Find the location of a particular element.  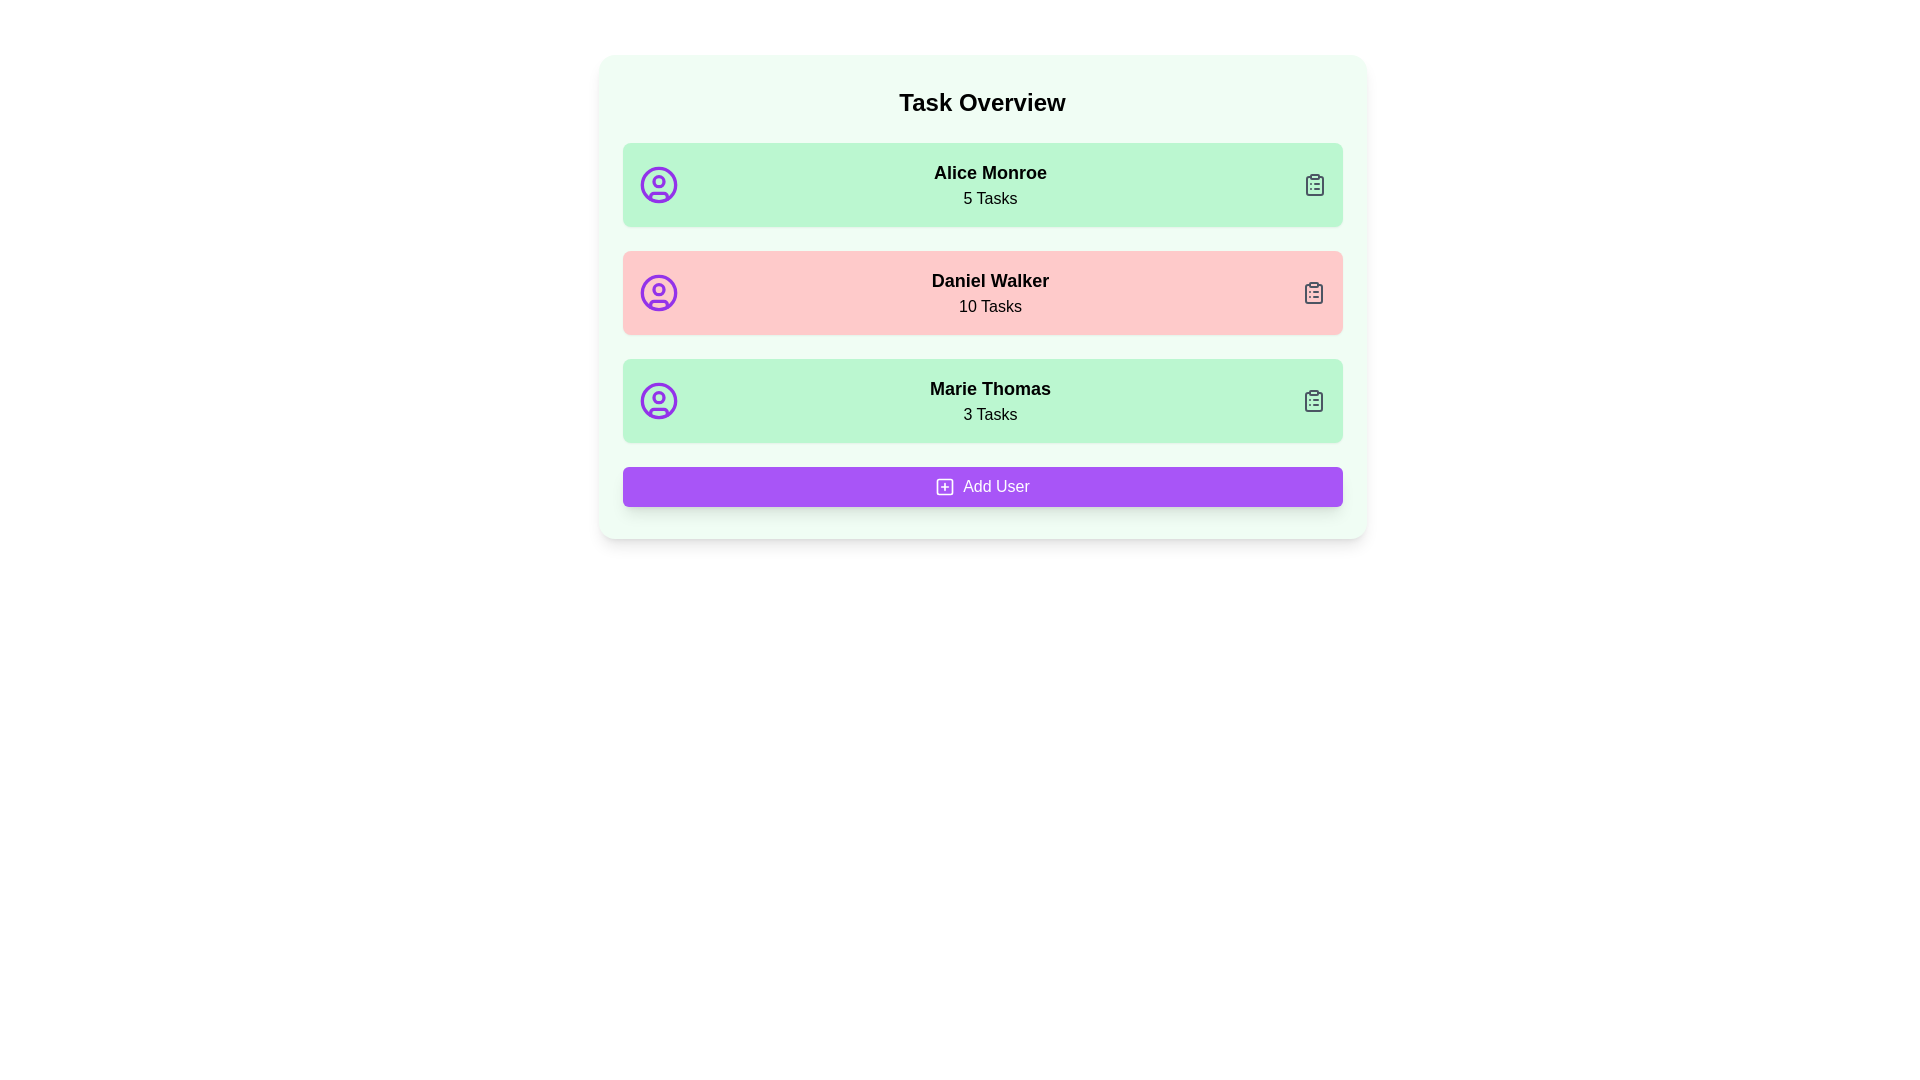

the user detail icon for Daniel Walker to view their details is located at coordinates (658, 293).